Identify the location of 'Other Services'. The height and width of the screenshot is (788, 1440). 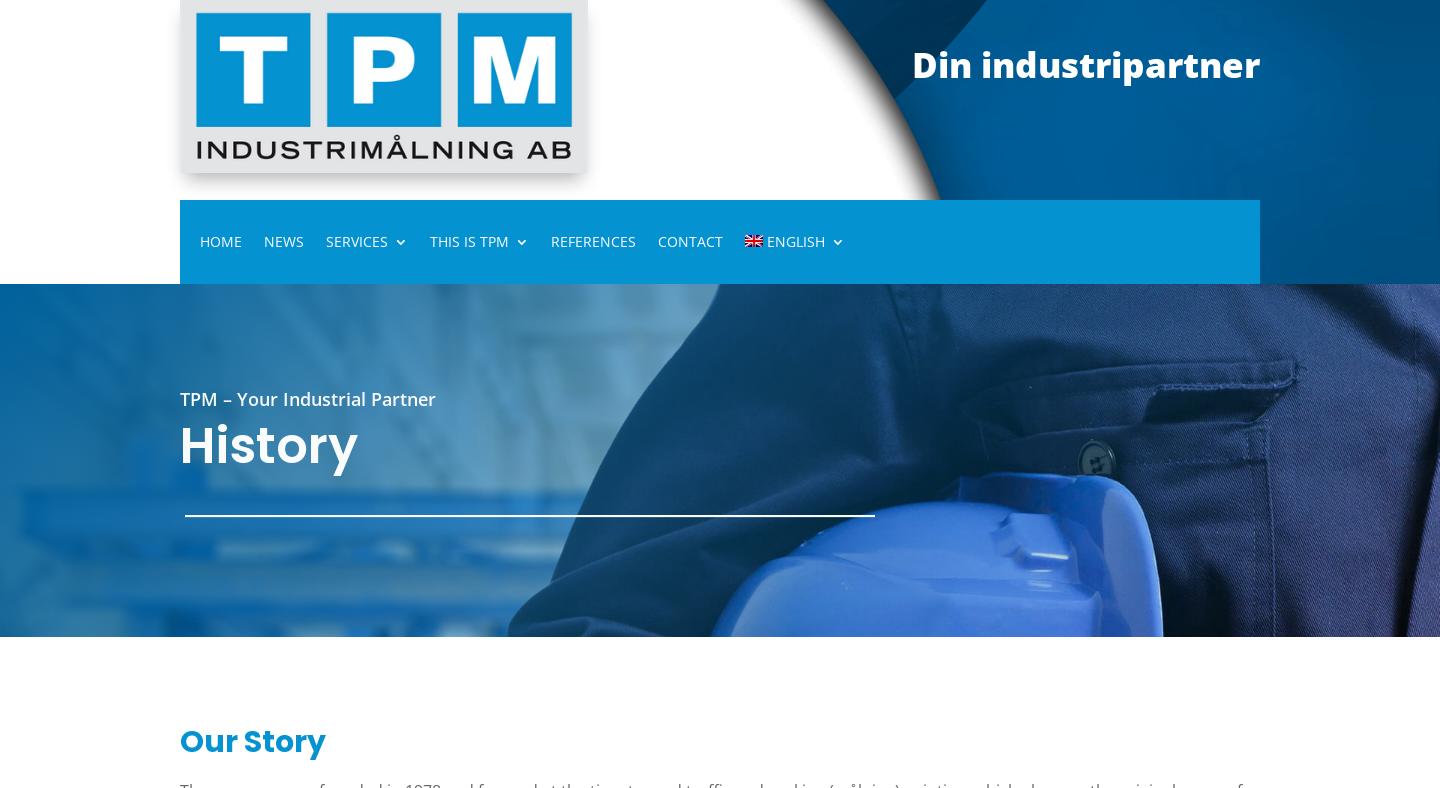
(409, 457).